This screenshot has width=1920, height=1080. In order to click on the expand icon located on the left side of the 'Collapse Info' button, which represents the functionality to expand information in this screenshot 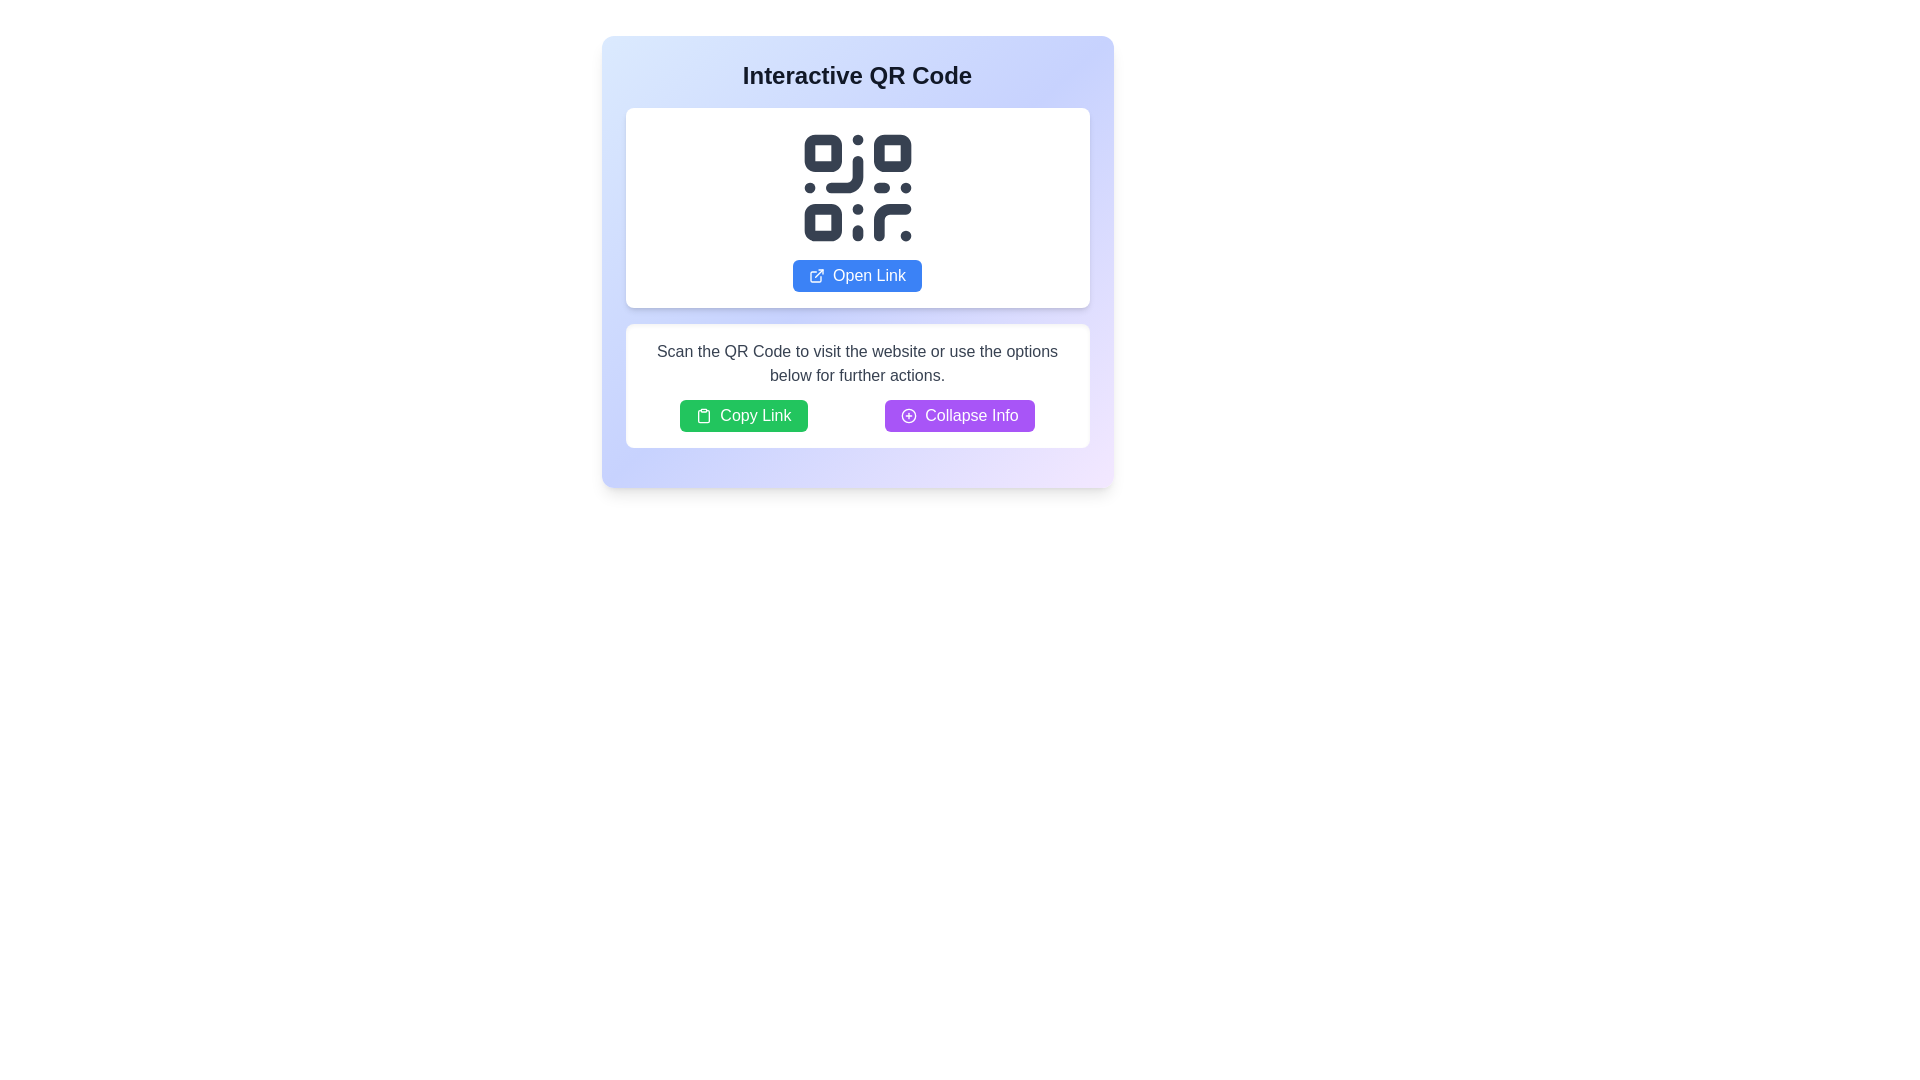, I will do `click(908, 415)`.